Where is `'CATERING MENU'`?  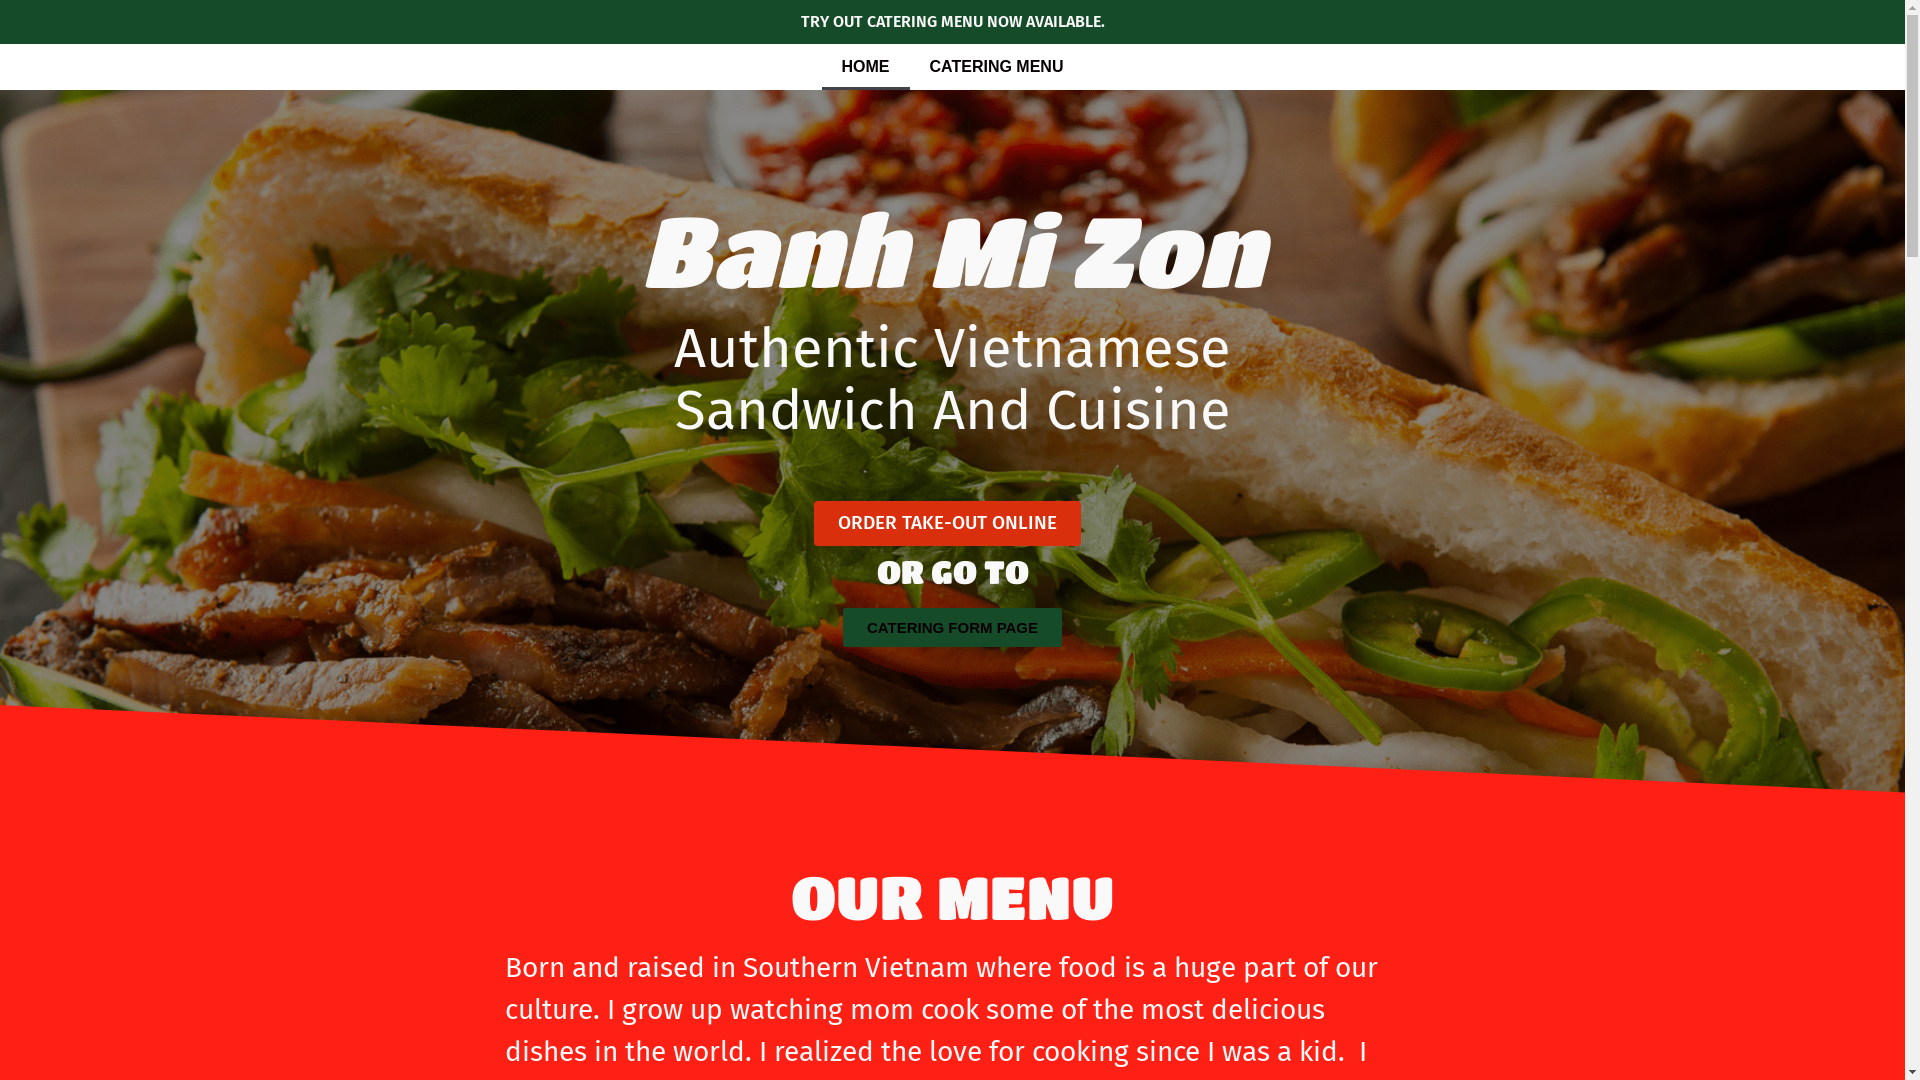
'CATERING MENU' is located at coordinates (997, 65).